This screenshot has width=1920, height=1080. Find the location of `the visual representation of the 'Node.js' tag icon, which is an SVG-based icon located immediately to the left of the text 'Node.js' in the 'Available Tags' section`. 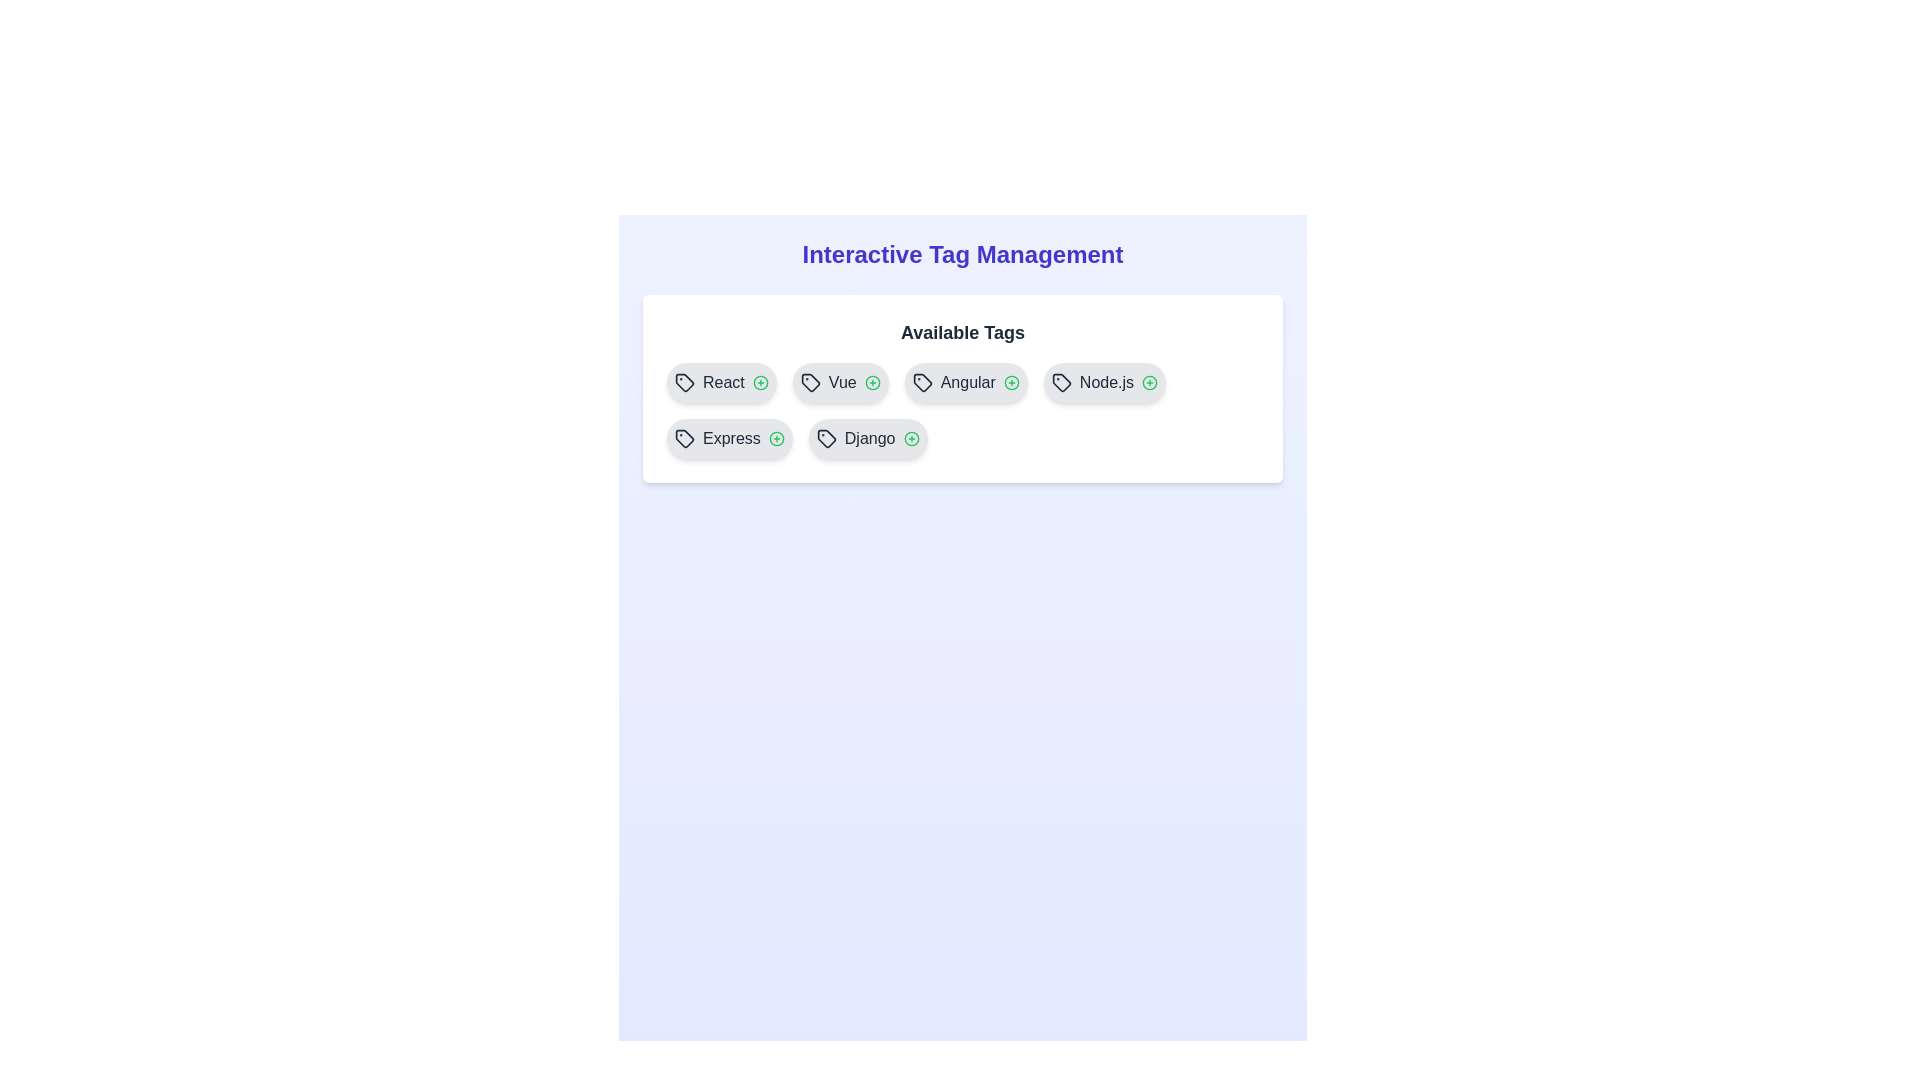

the visual representation of the 'Node.js' tag icon, which is an SVG-based icon located immediately to the left of the text 'Node.js' in the 'Available Tags' section is located at coordinates (1060, 382).